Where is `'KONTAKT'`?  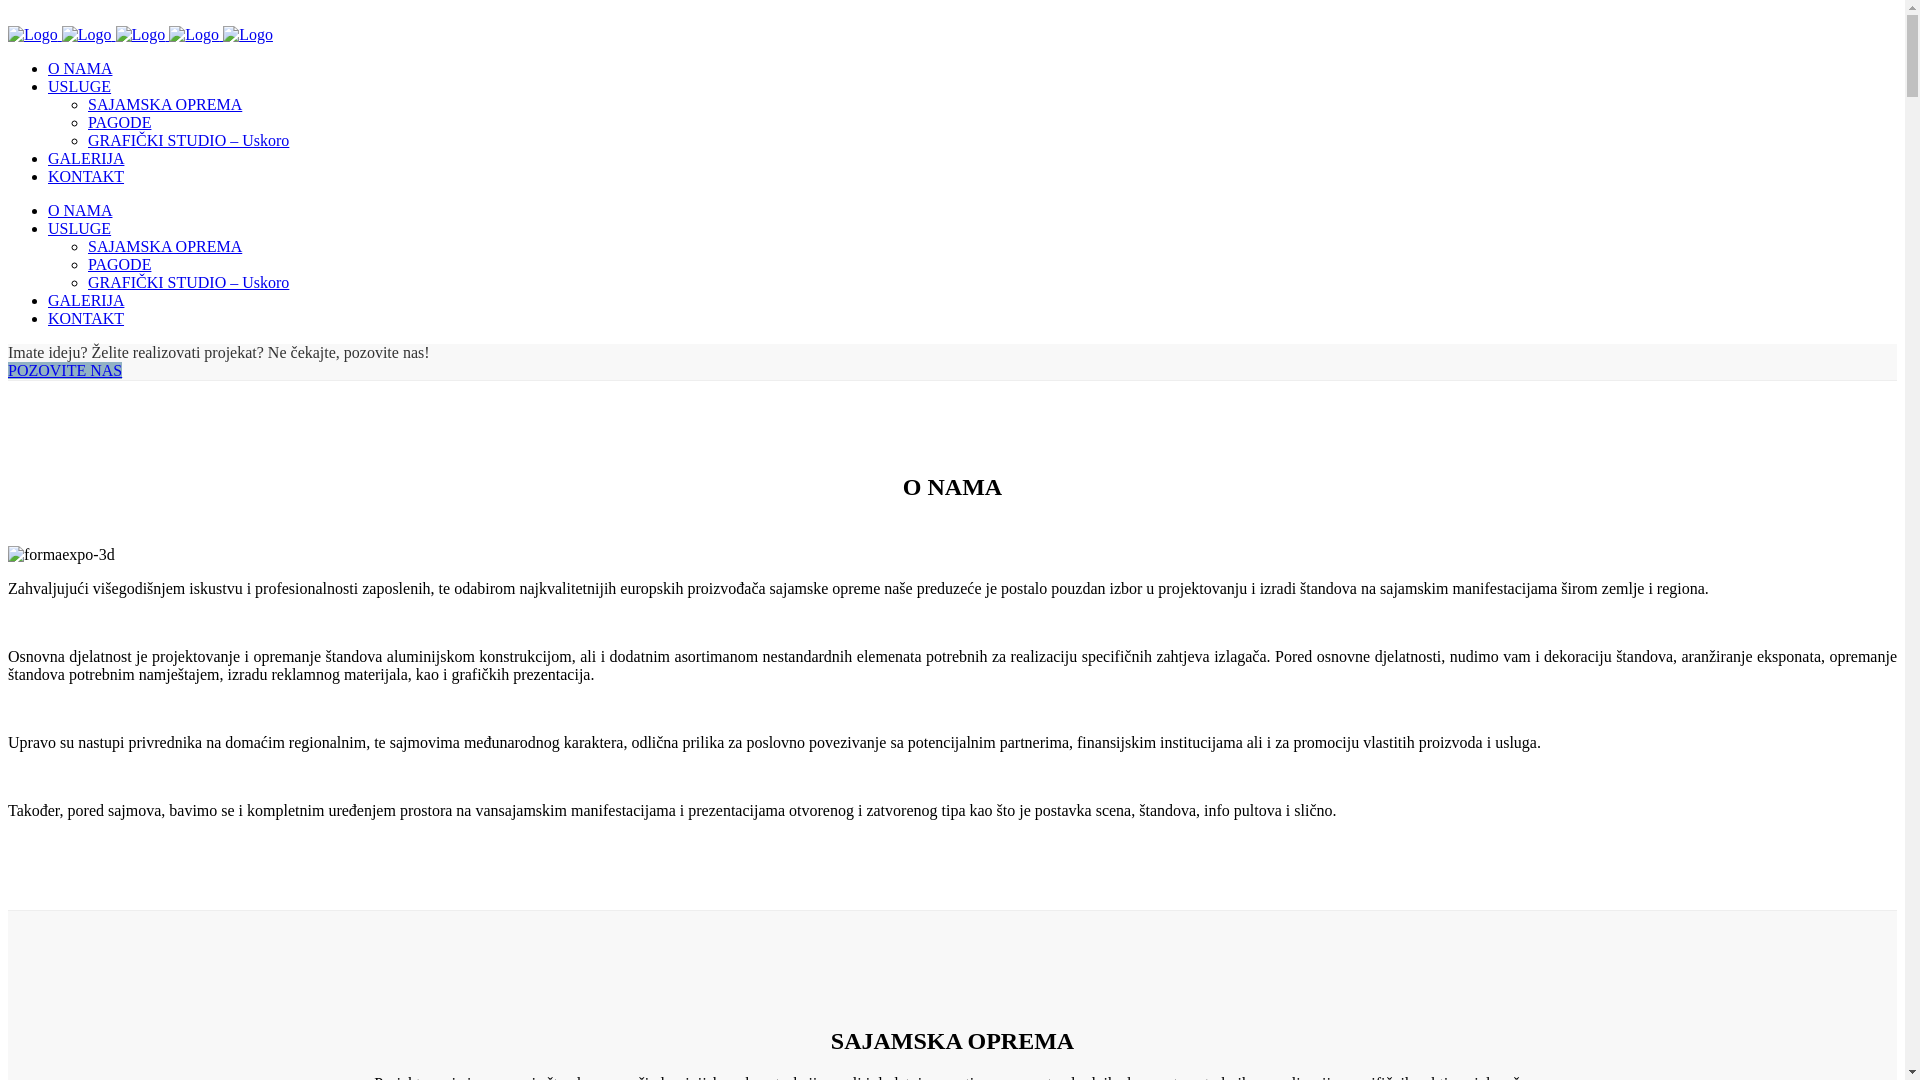
'KONTAKT' is located at coordinates (85, 317).